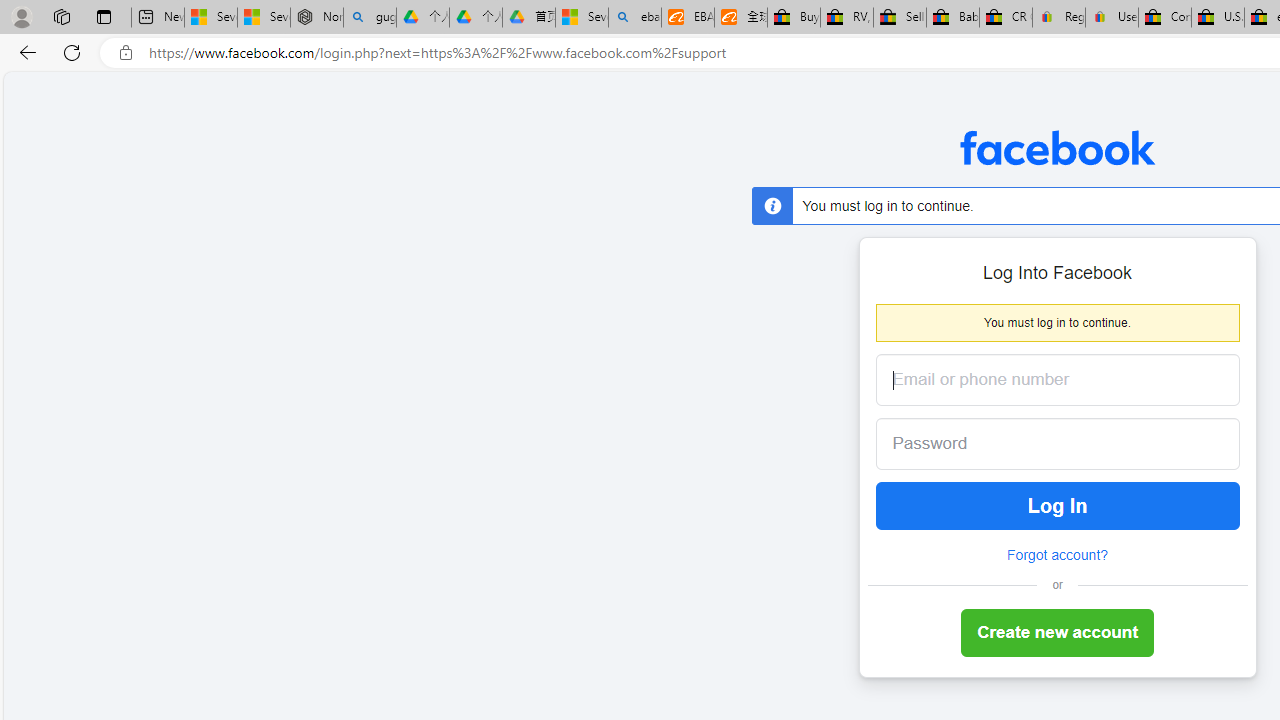 This screenshot has height=720, width=1280. What do you see at coordinates (1165, 17) in the screenshot?
I see `'Consumer Health Data Privacy Policy - eBay Inc.'` at bounding box center [1165, 17].